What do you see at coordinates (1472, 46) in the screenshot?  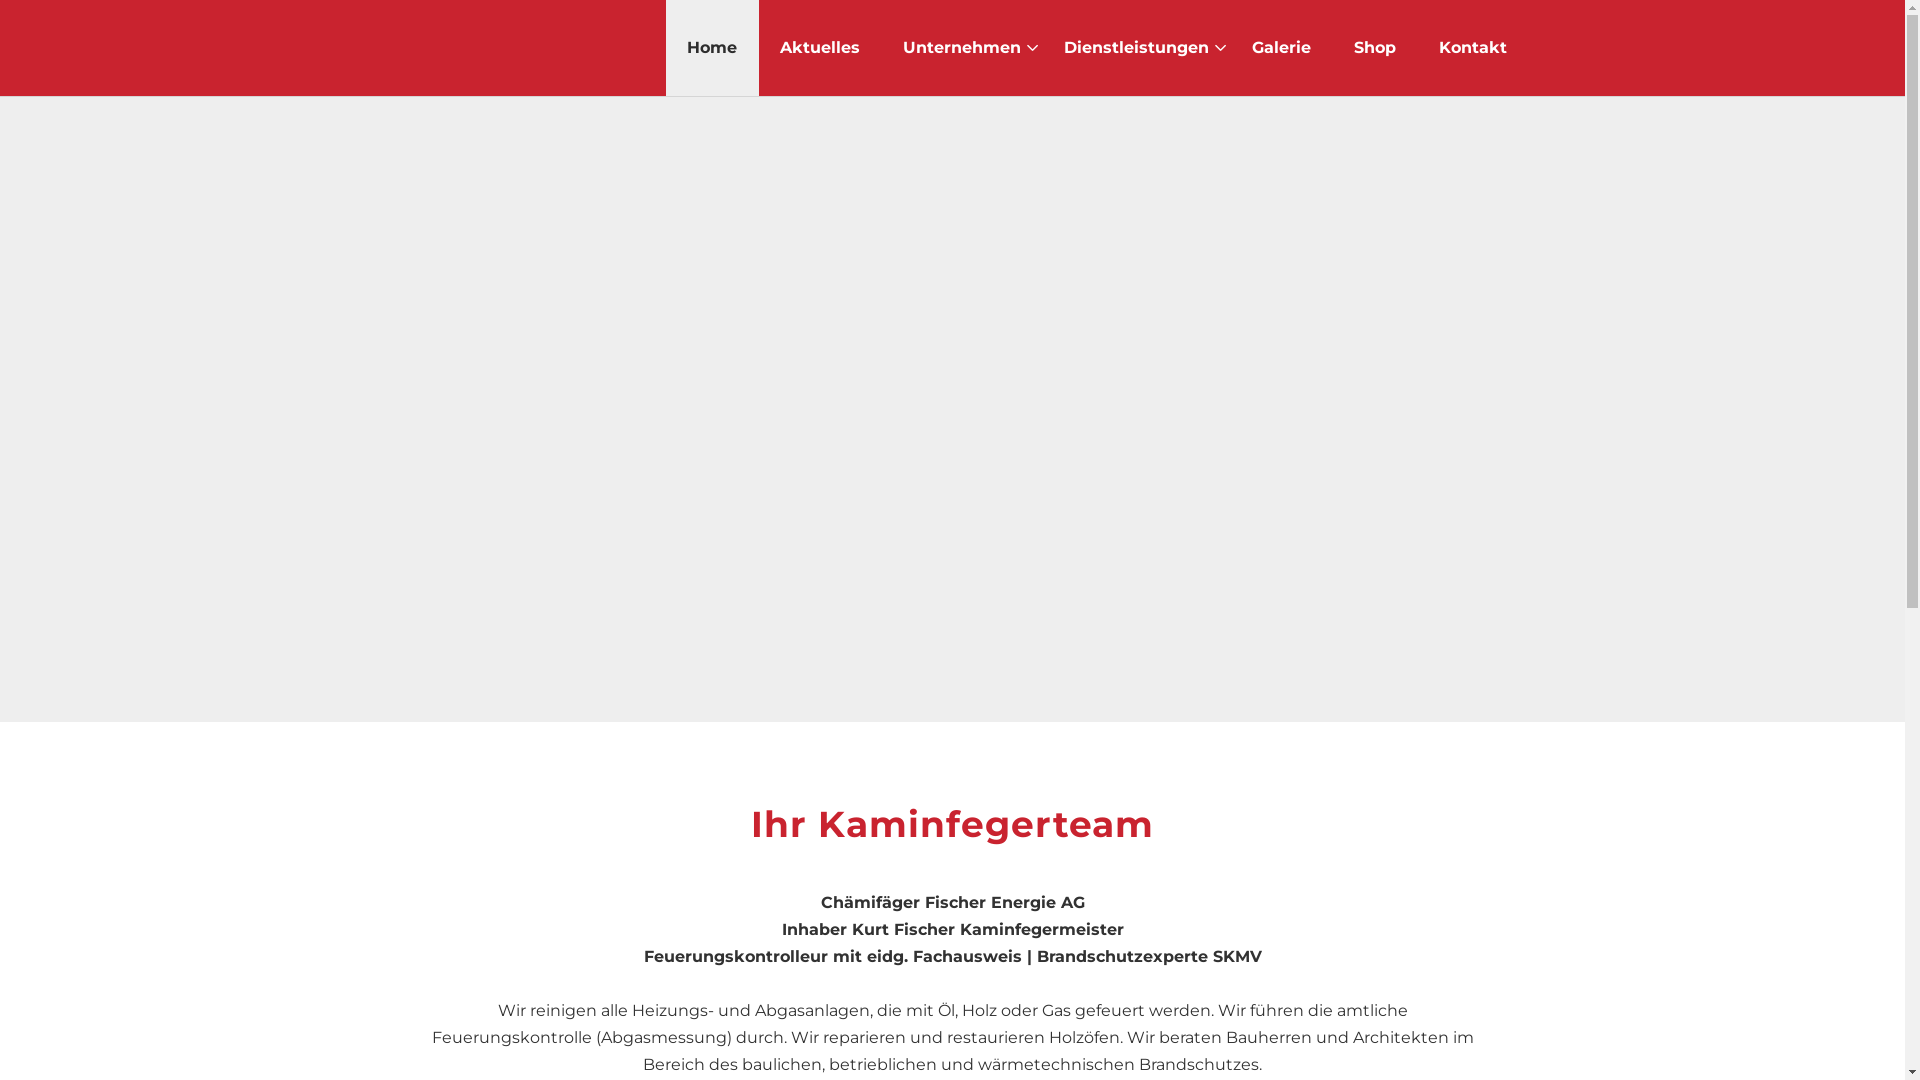 I see `'Kontakt'` at bounding box center [1472, 46].